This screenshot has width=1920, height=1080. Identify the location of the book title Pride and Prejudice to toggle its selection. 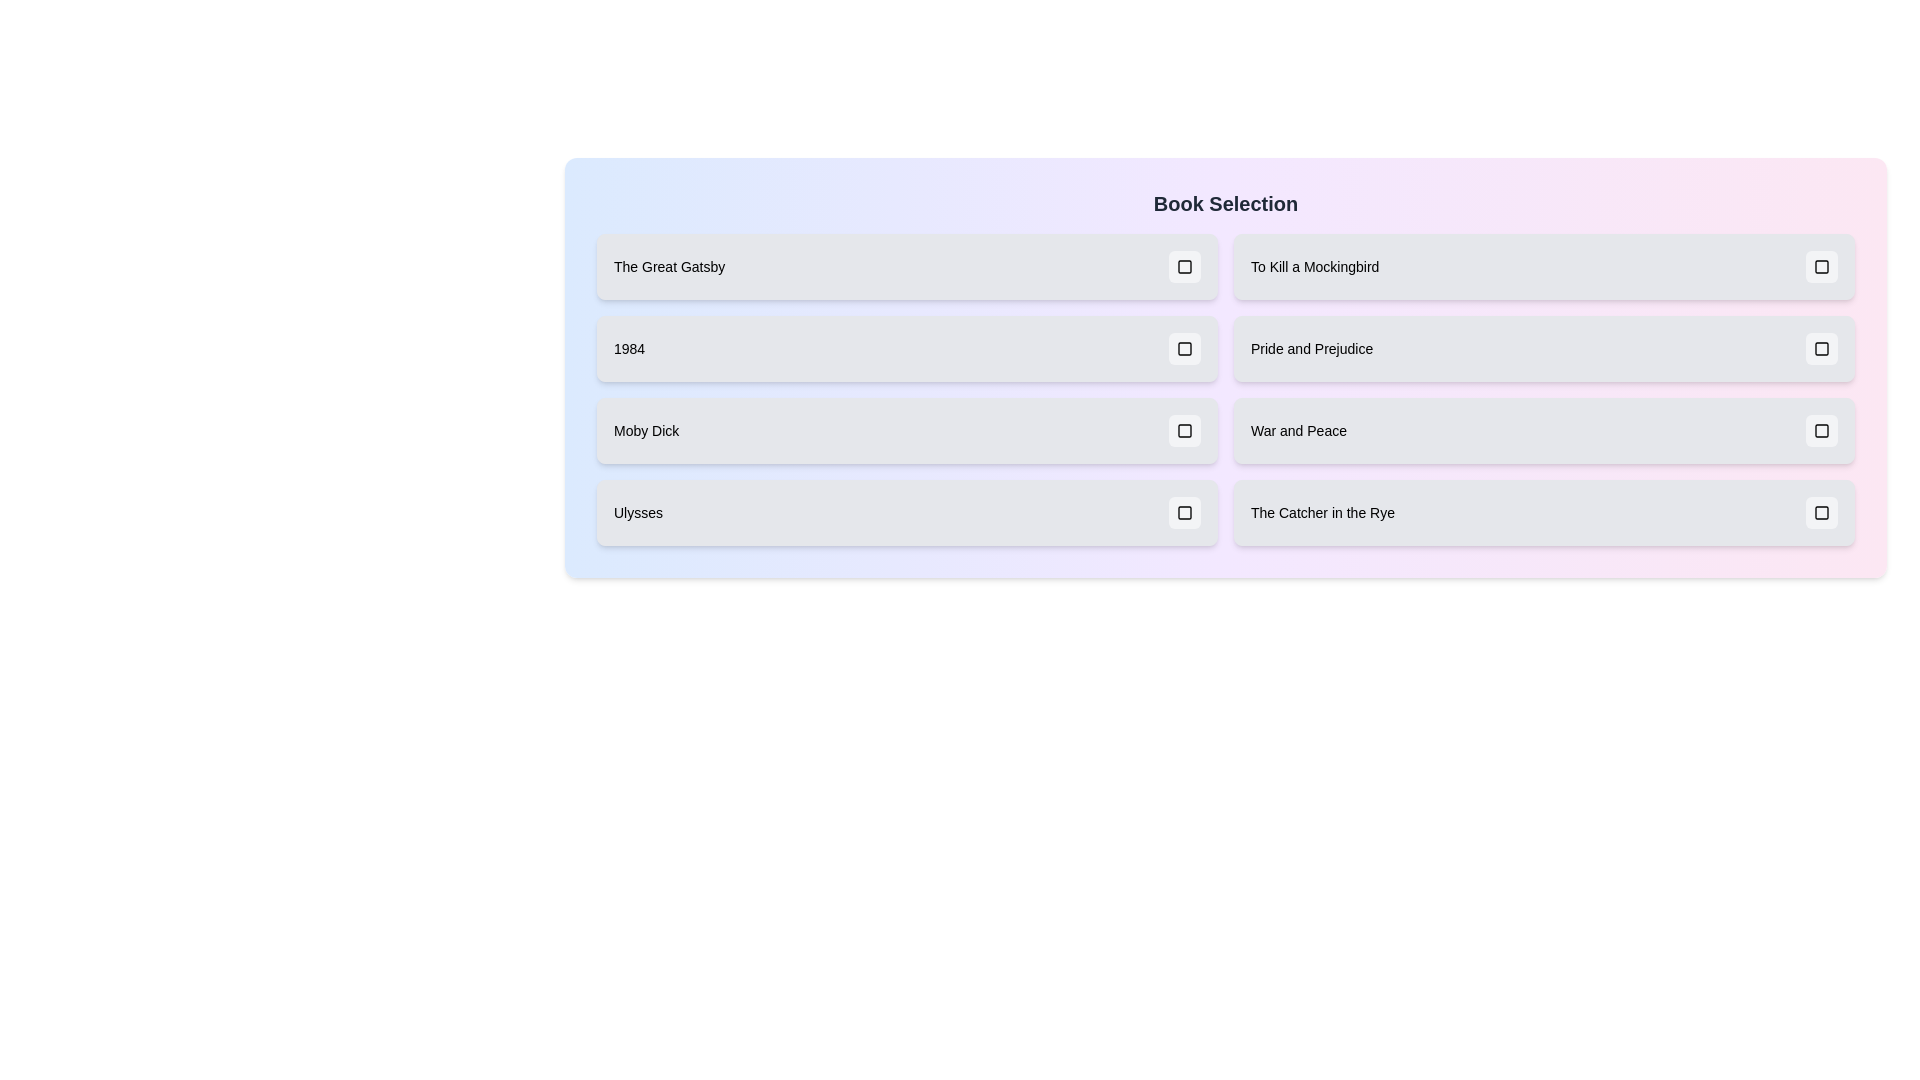
(1543, 347).